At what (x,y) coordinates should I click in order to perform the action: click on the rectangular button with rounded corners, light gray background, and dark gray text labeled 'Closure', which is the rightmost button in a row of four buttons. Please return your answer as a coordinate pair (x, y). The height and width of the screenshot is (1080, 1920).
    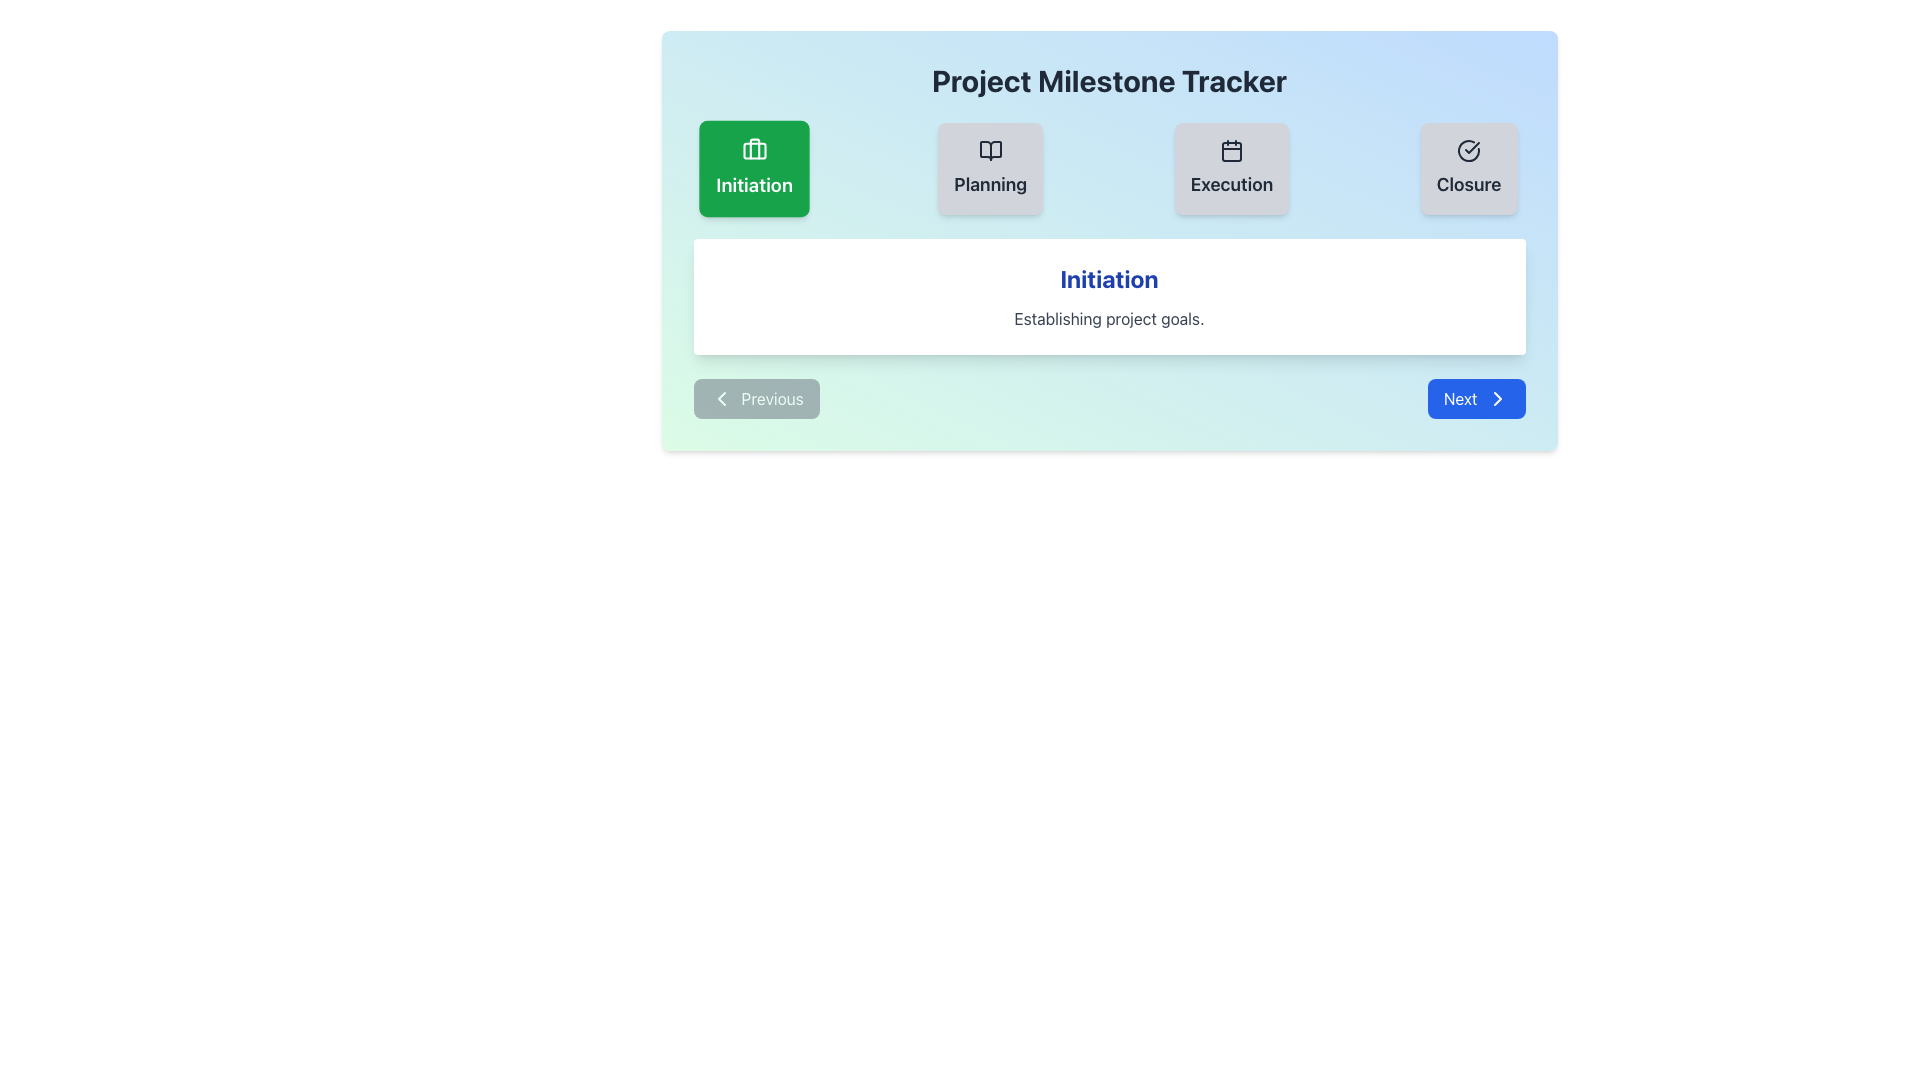
    Looking at the image, I should click on (1469, 168).